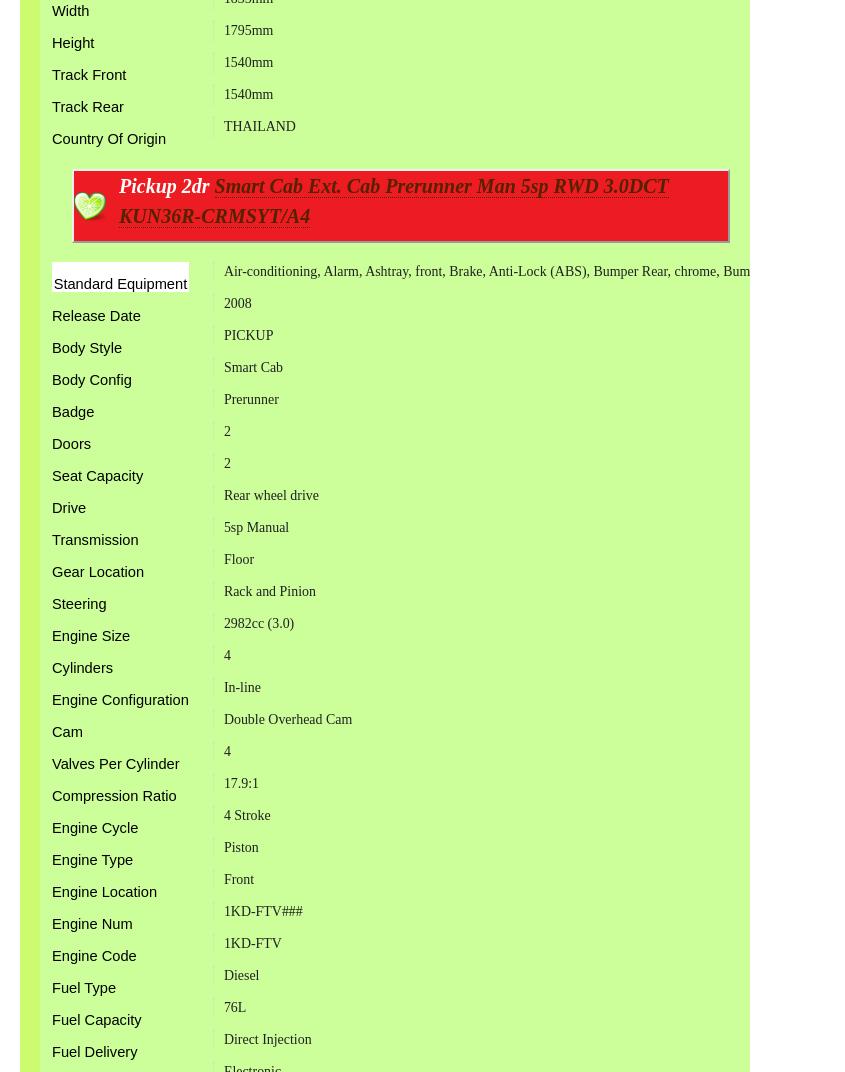 Image resolution: width=845 pixels, height=1072 pixels. Describe the element at coordinates (72, 41) in the screenshot. I see `'Height'` at that location.